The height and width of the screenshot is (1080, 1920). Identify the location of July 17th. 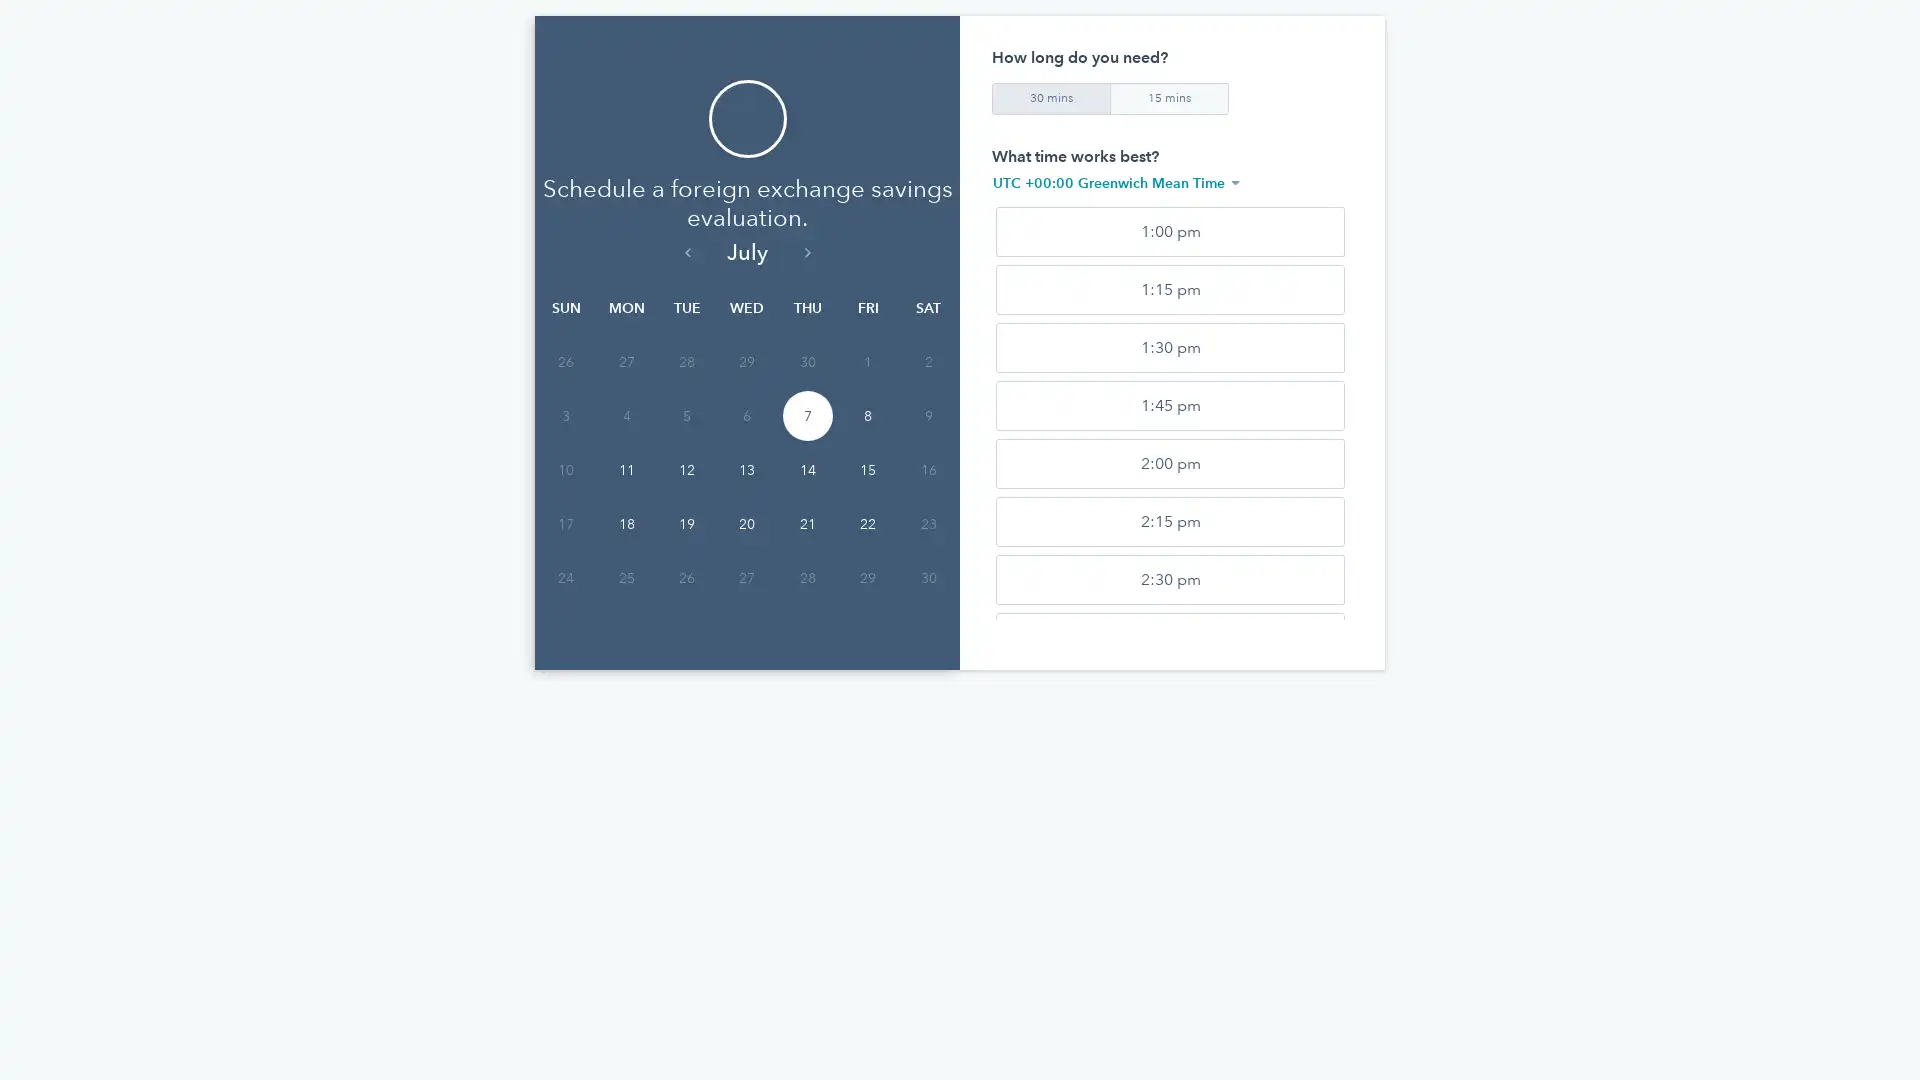
(565, 523).